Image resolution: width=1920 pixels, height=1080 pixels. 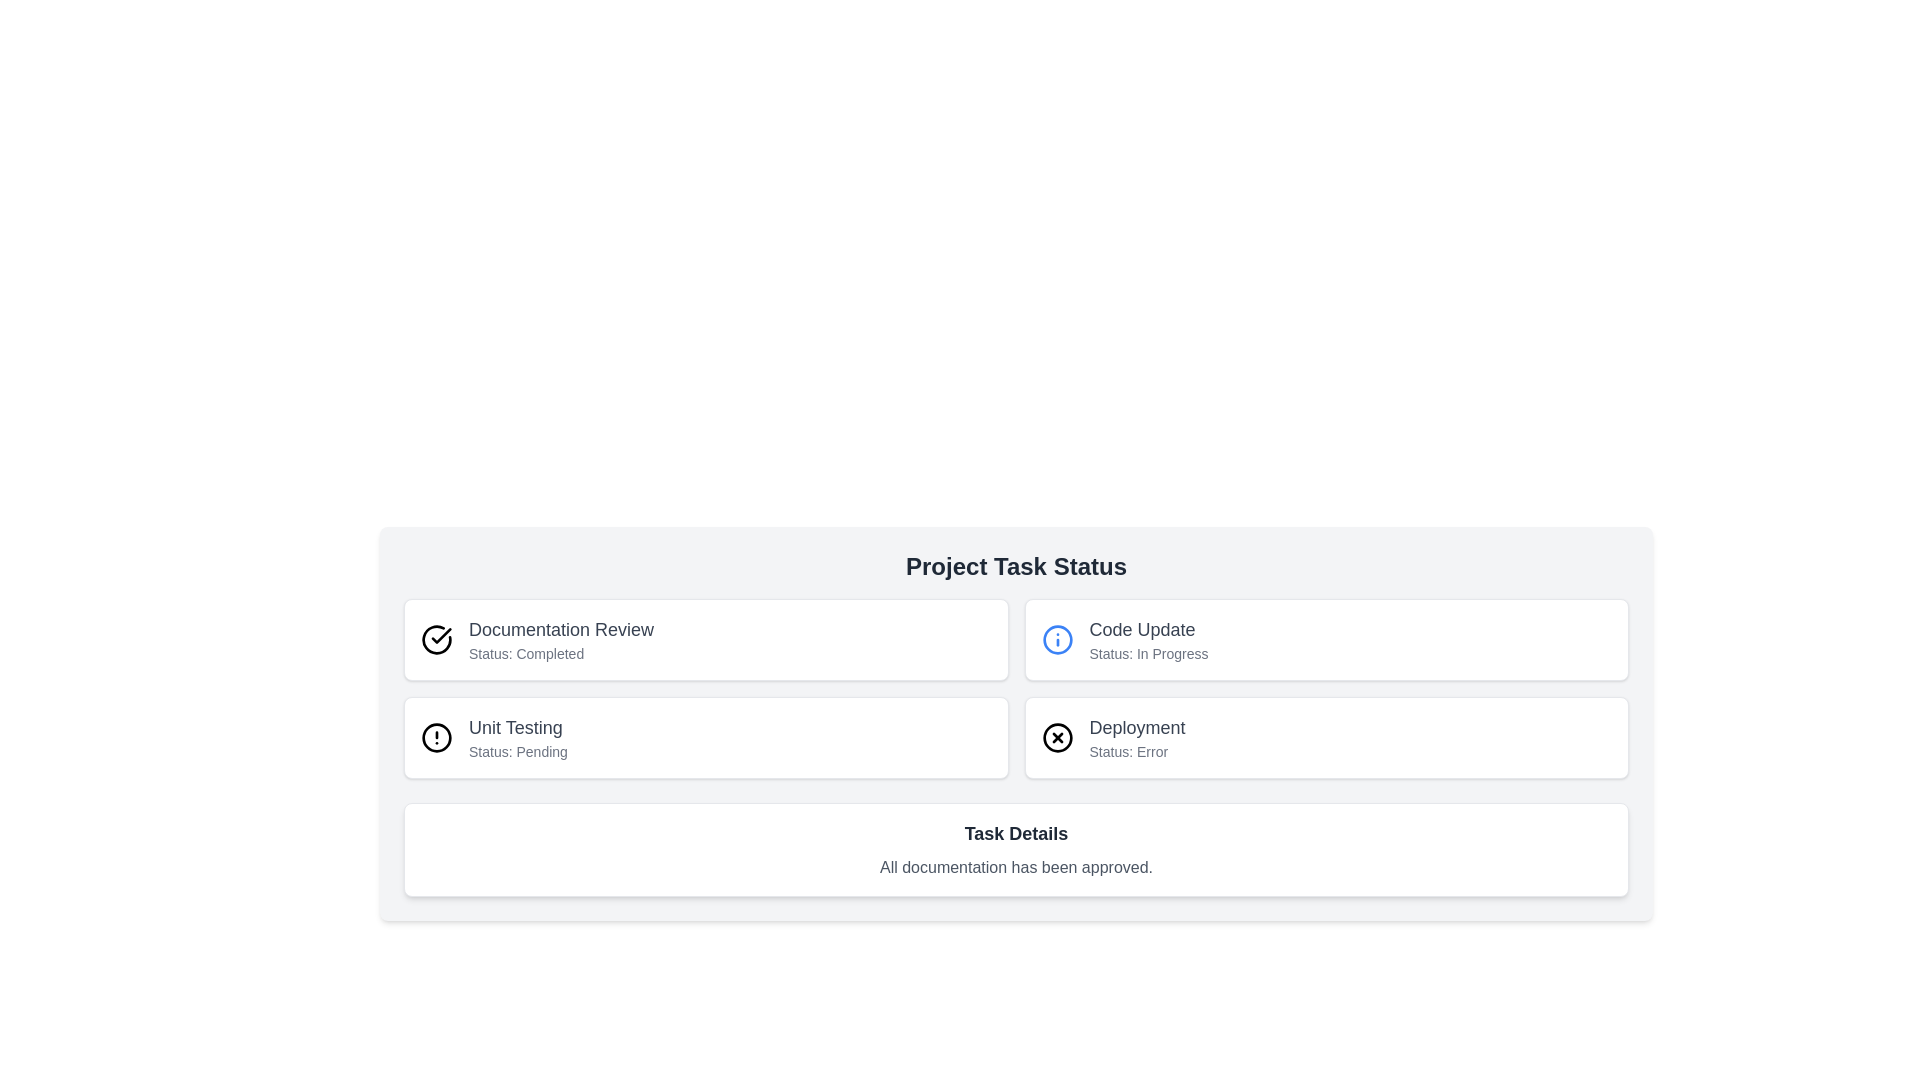 I want to click on the status information displayed in the error status Text Label located beneath the 'Deployment' label in the right section of the layout, so click(x=1137, y=752).